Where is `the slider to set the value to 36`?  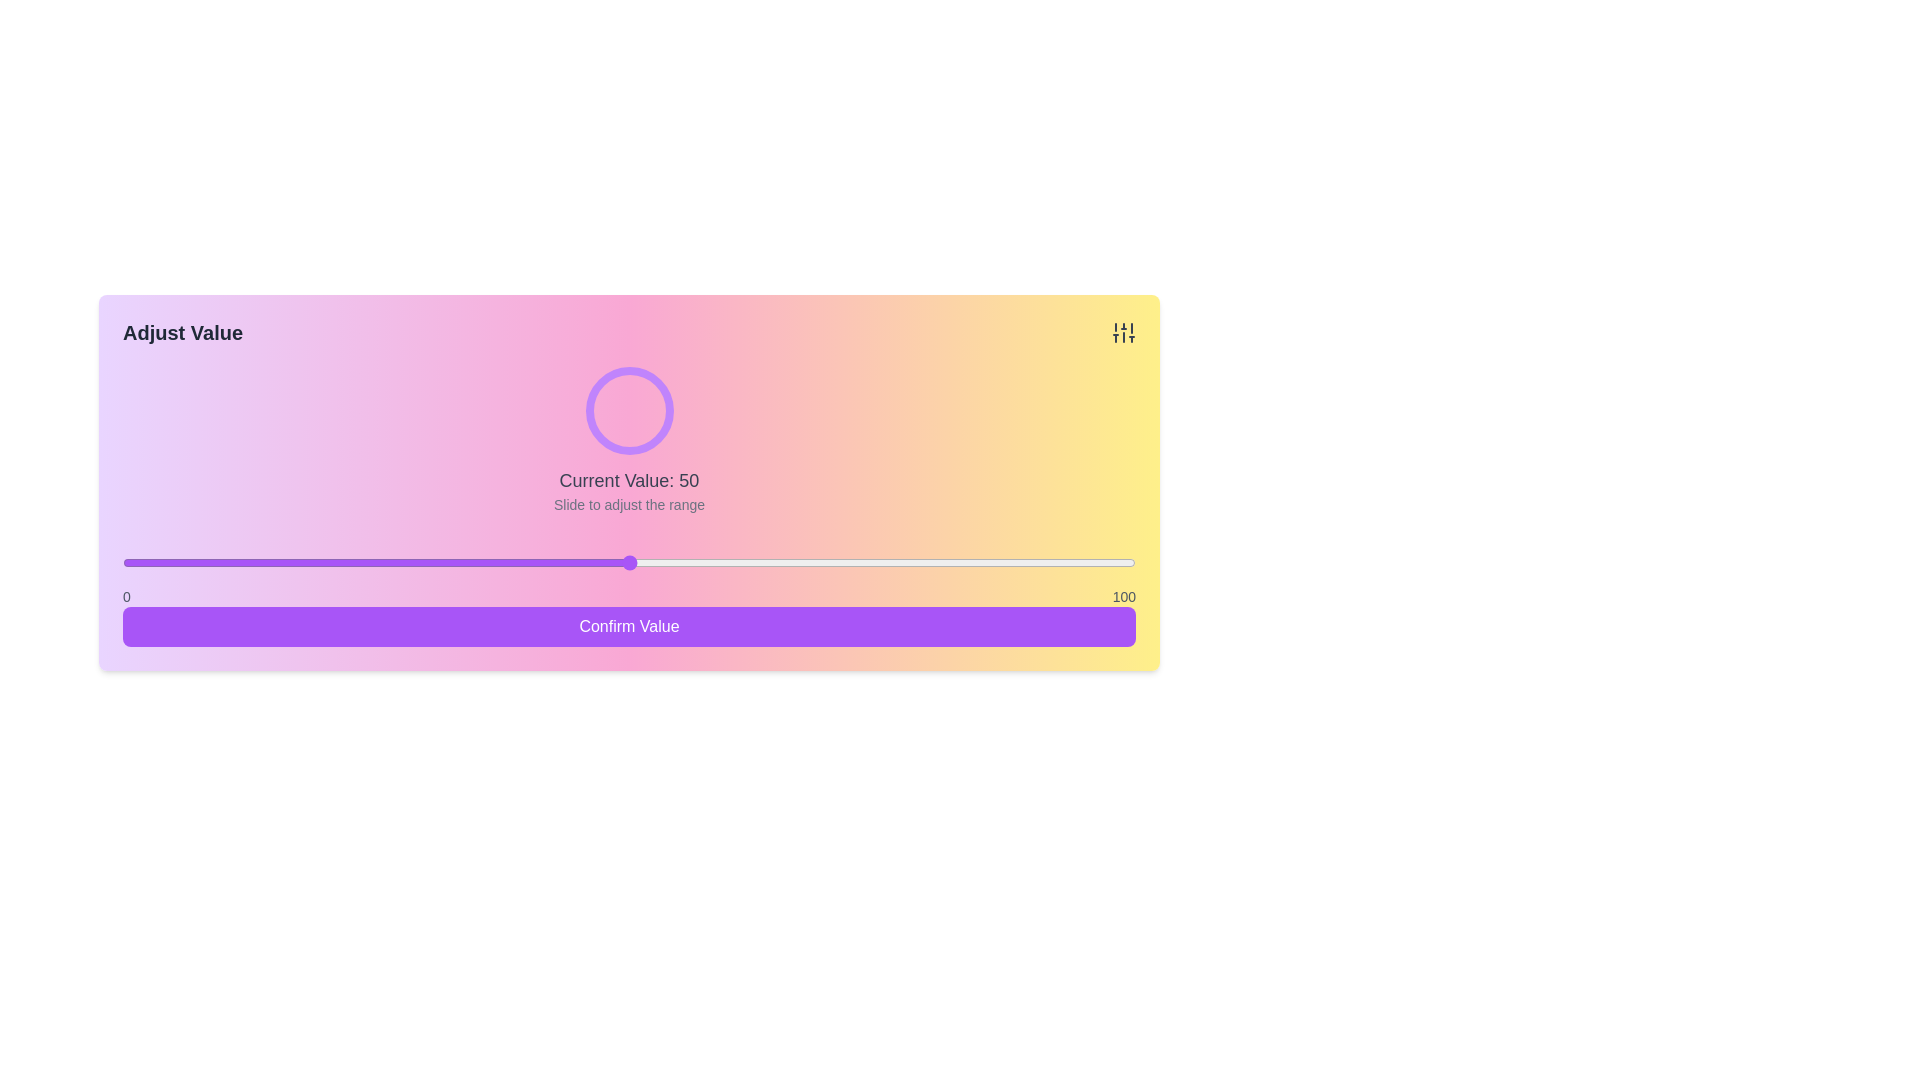 the slider to set the value to 36 is located at coordinates (487, 563).